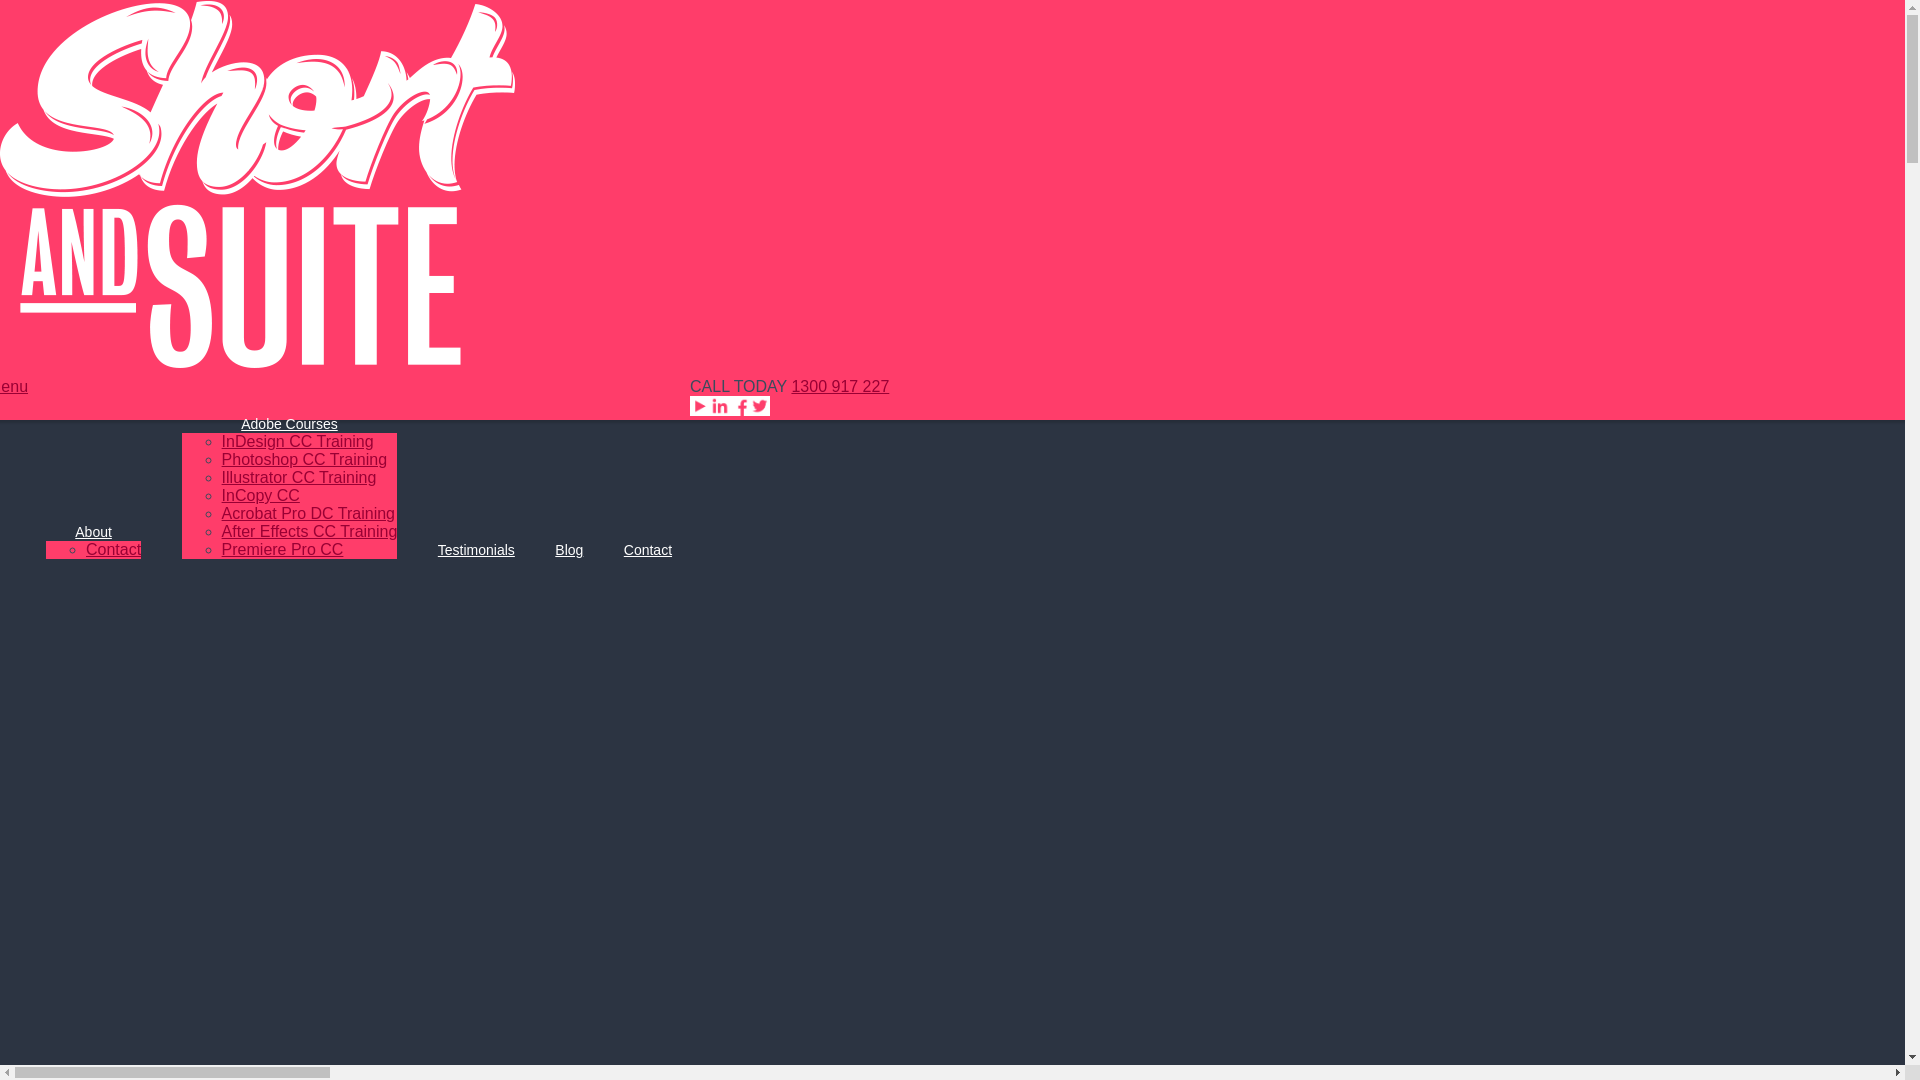 The height and width of the screenshot is (1080, 1920). I want to click on 'After Effects CC Training', so click(309, 530).